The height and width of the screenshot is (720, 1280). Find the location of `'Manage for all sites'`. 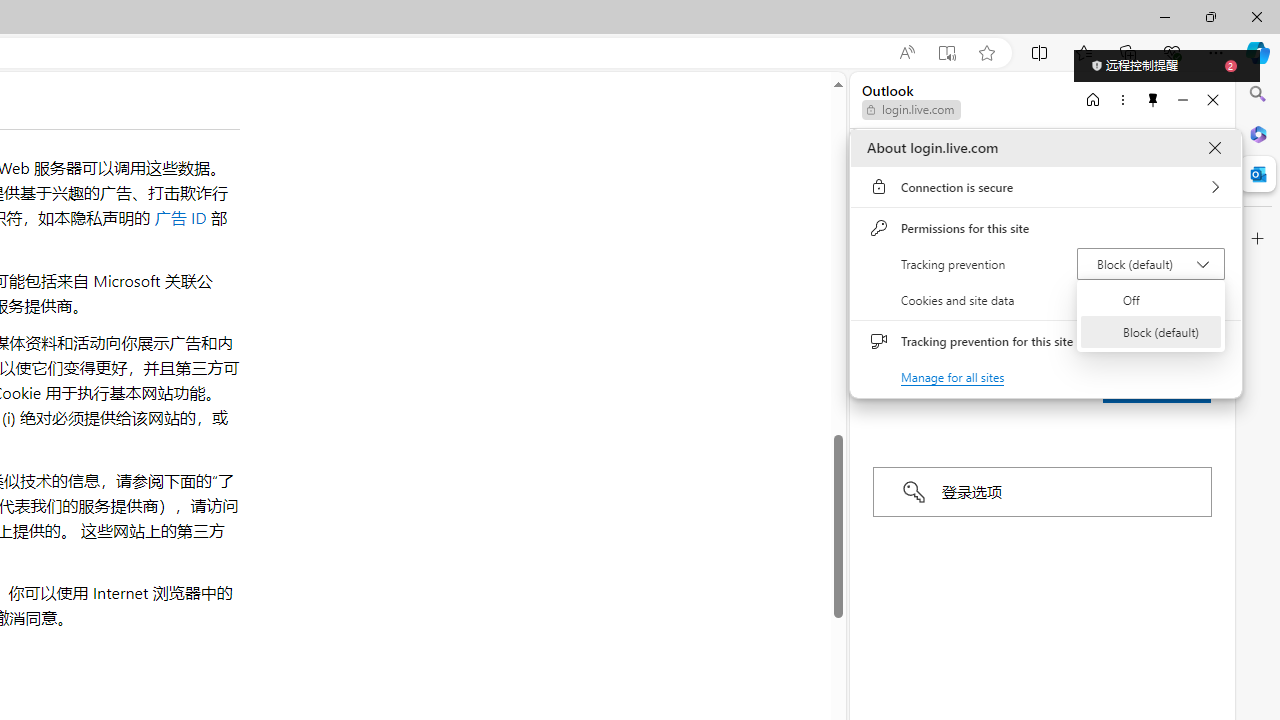

'Manage for all sites' is located at coordinates (951, 377).